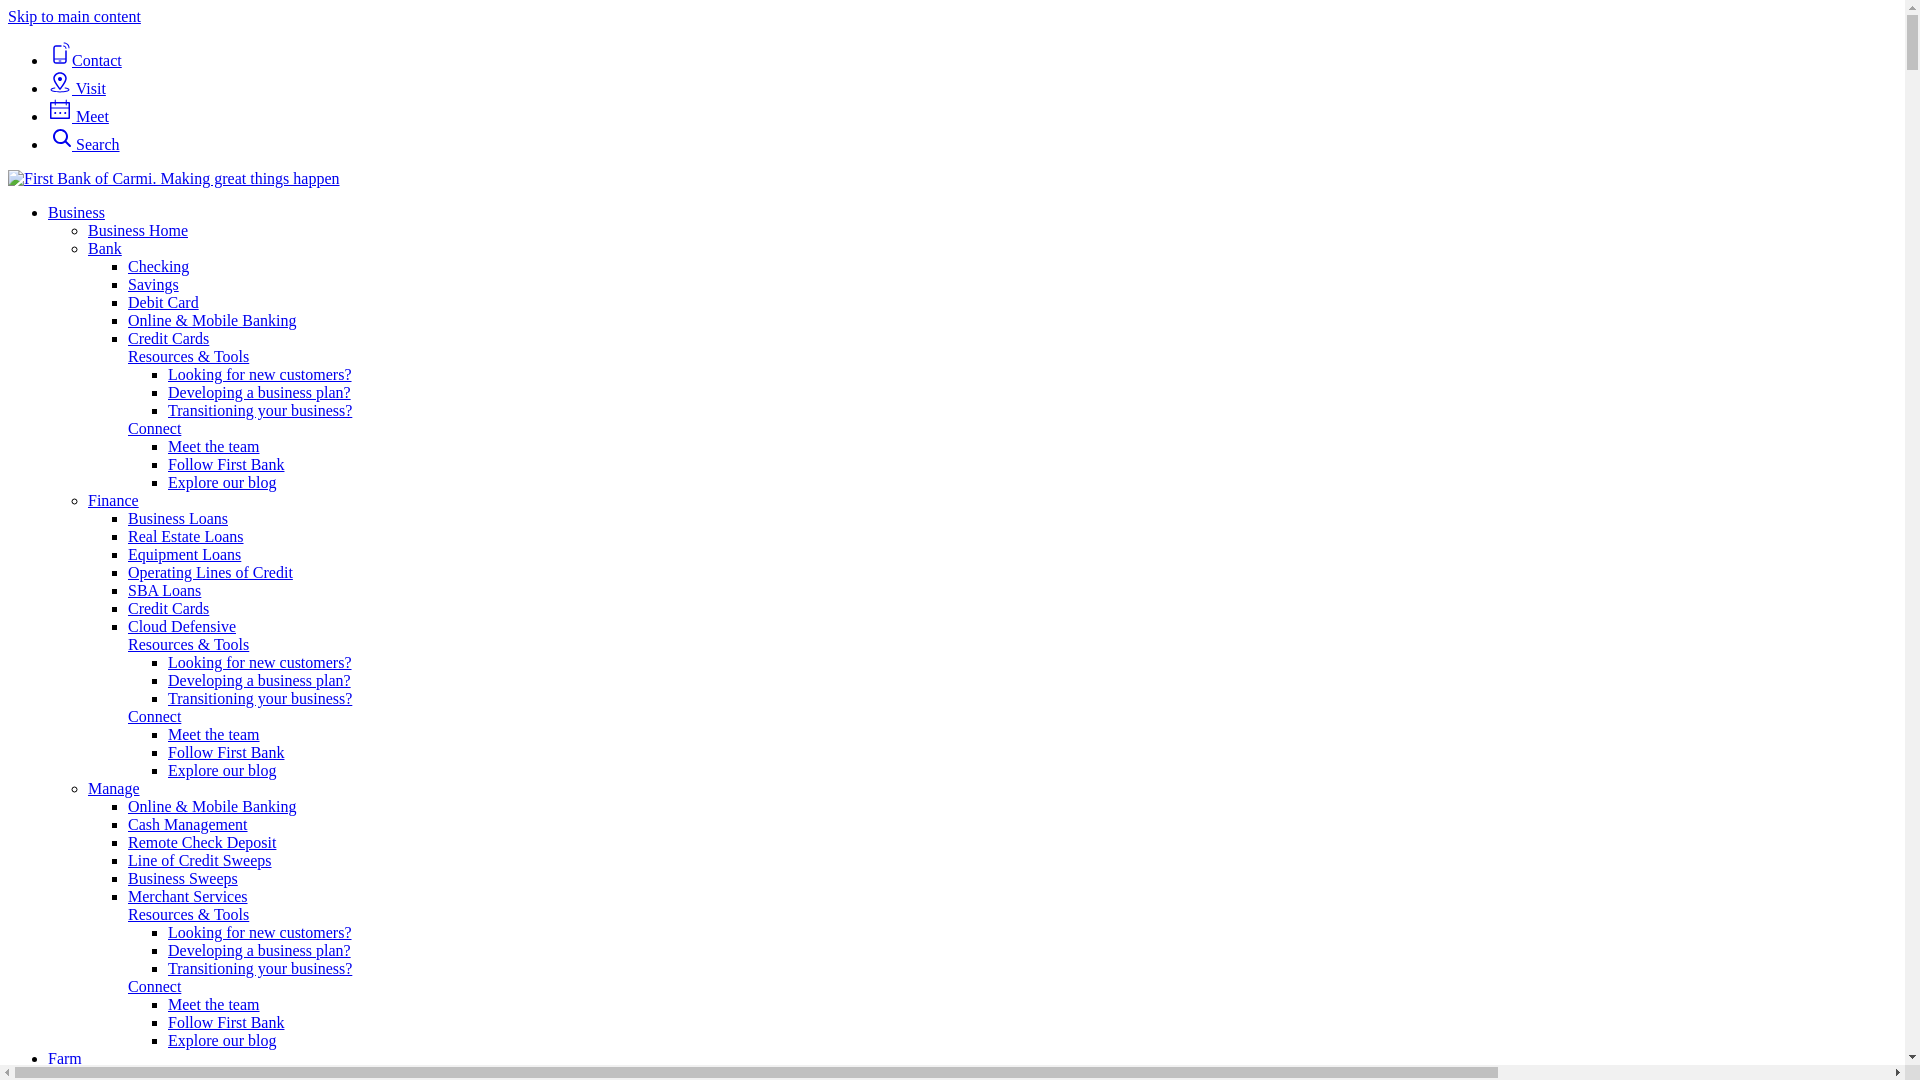 The height and width of the screenshot is (1080, 1920). Describe the element at coordinates (182, 625) in the screenshot. I see `'Cloud Defensive'` at that location.